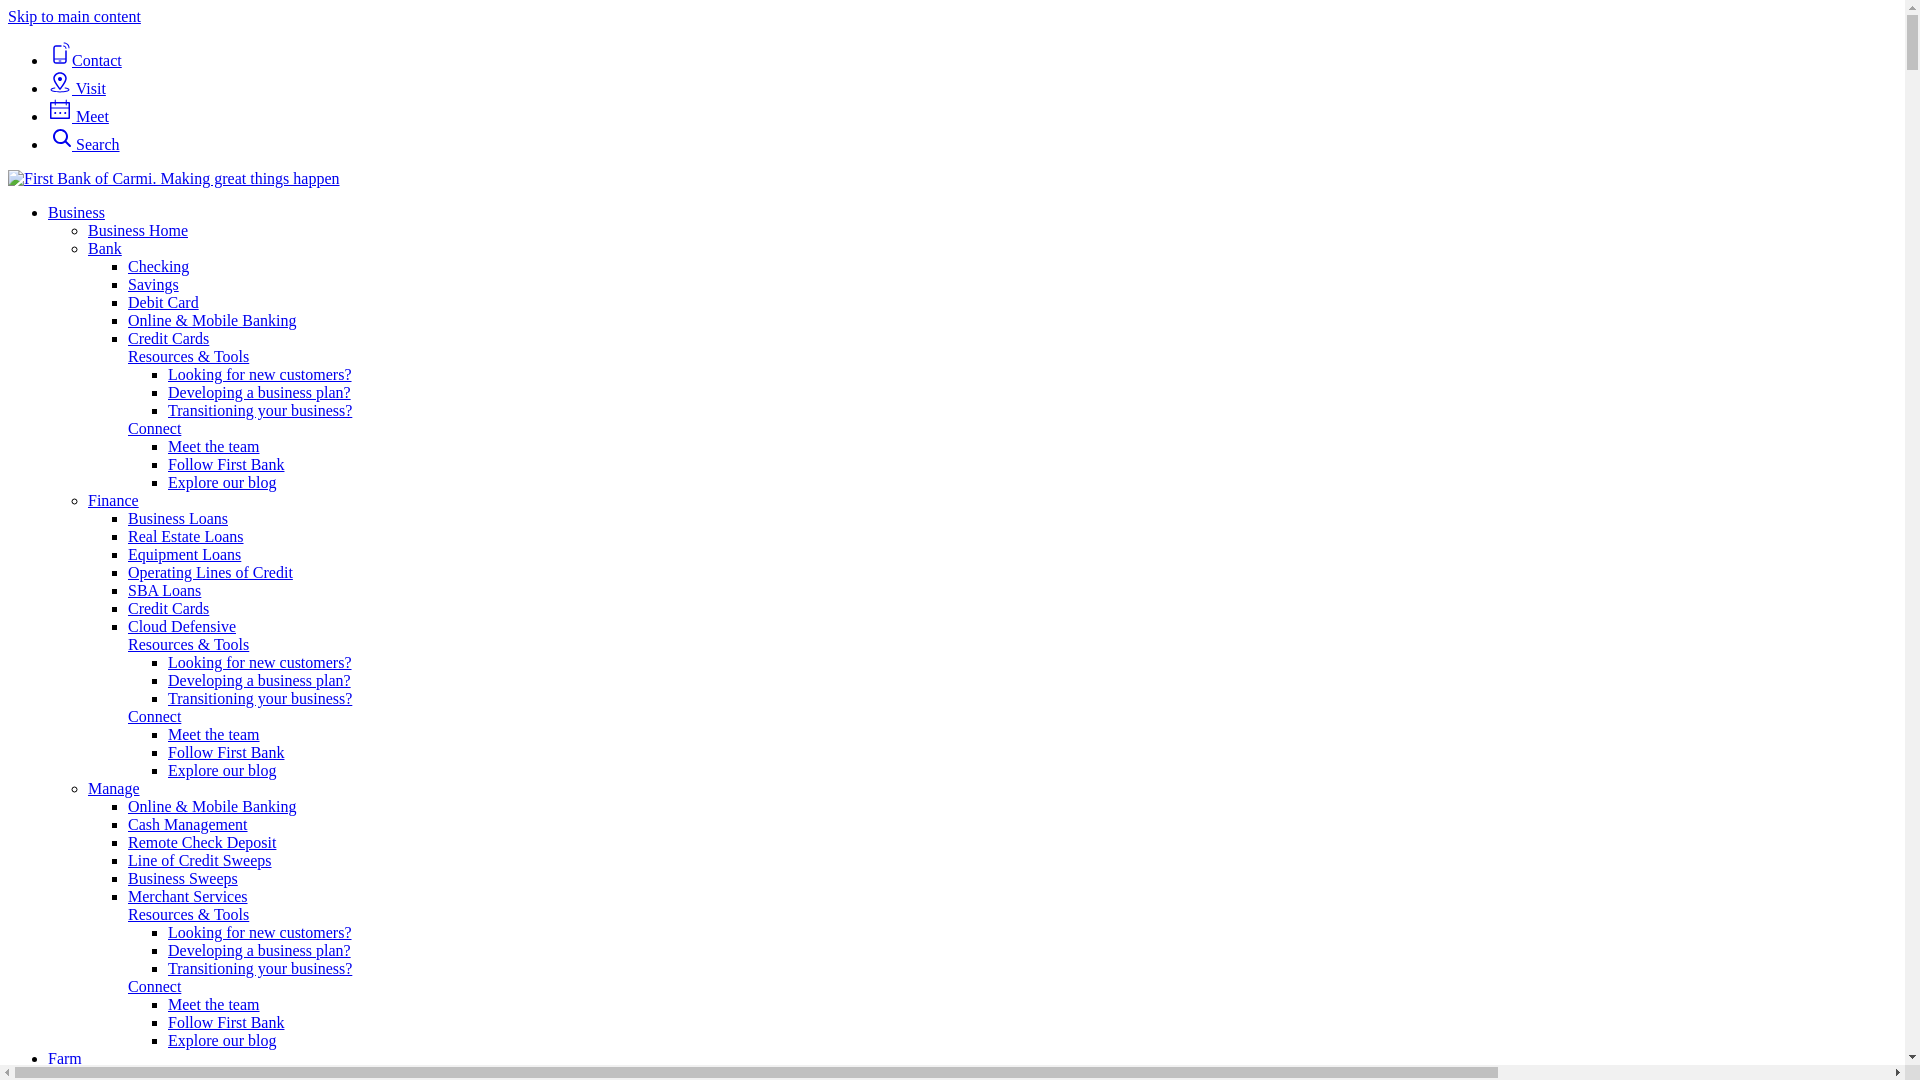 The height and width of the screenshot is (1080, 1920). Describe the element at coordinates (182, 625) in the screenshot. I see `'Cloud Defensive'` at that location.